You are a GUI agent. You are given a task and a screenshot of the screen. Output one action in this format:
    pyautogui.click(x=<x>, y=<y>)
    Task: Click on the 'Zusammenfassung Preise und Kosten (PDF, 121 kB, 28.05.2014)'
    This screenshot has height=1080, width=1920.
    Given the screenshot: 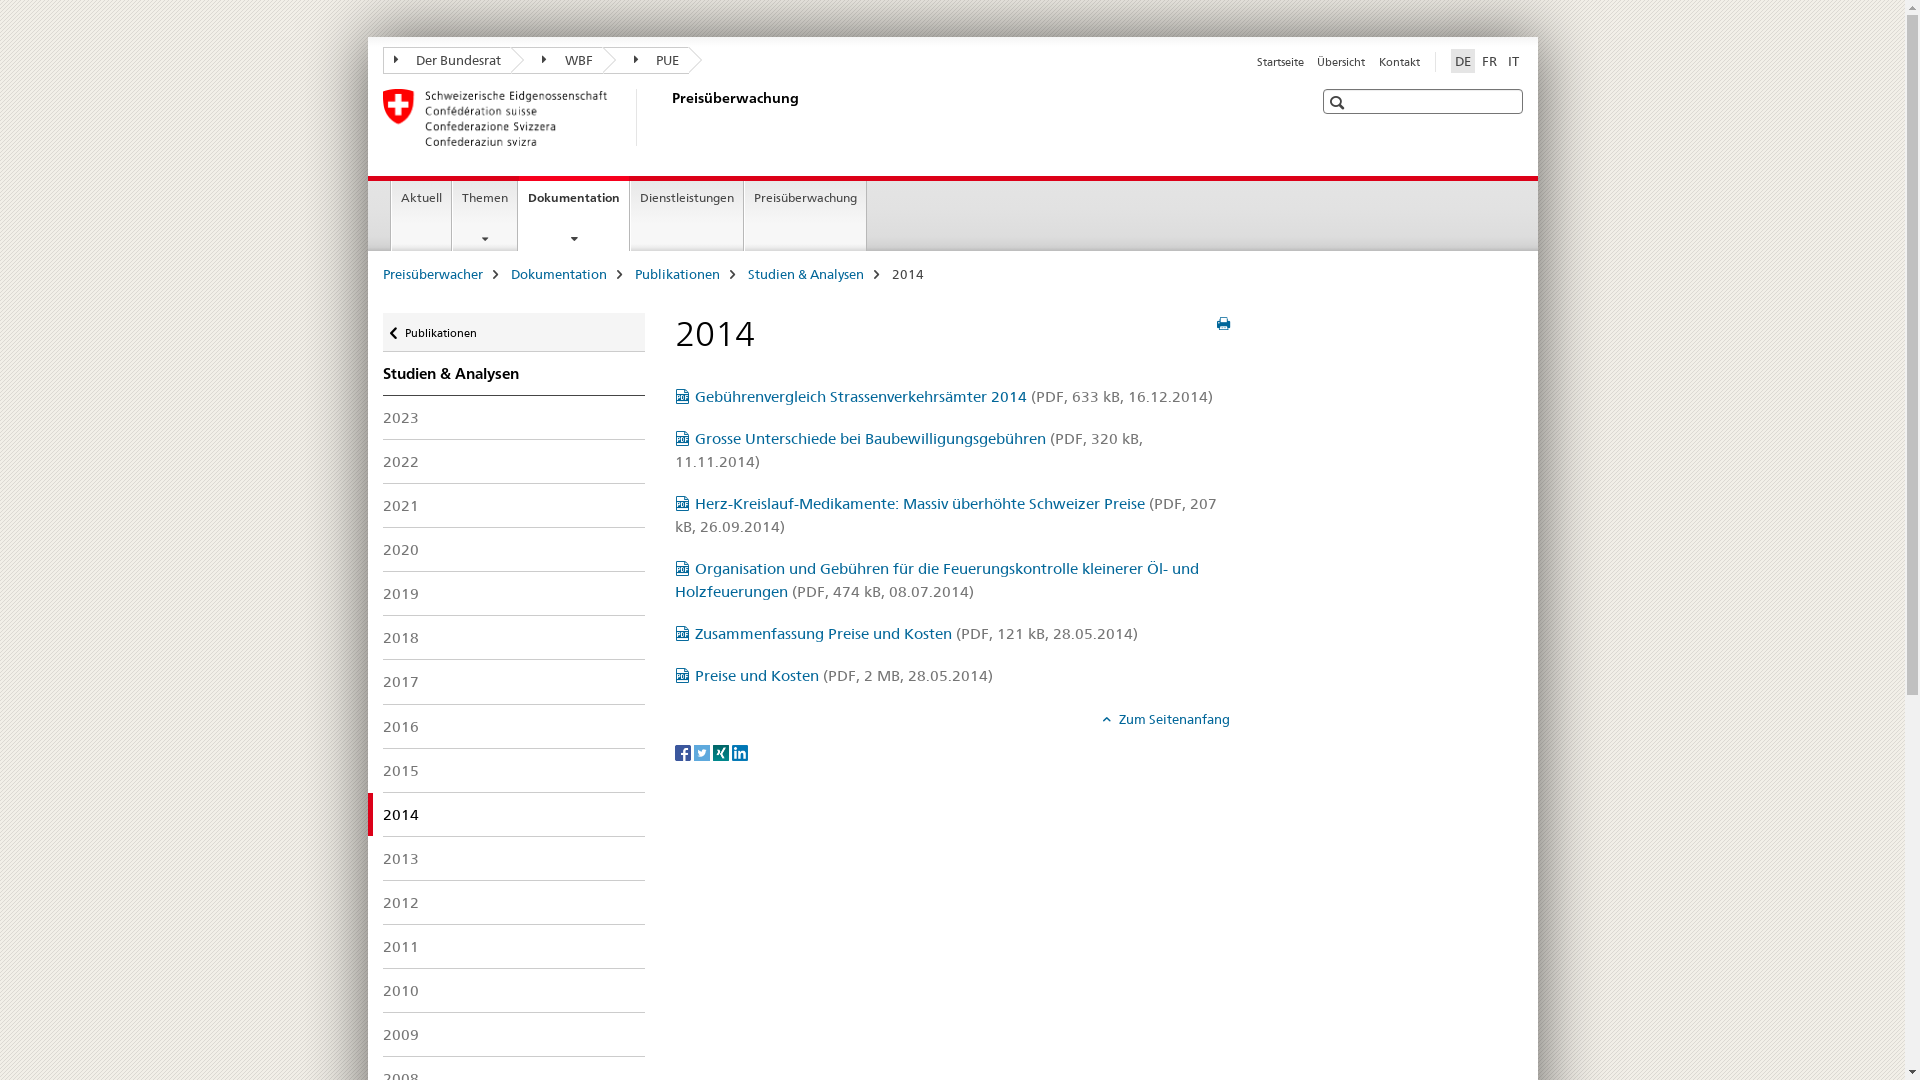 What is the action you would take?
    pyautogui.click(x=905, y=633)
    